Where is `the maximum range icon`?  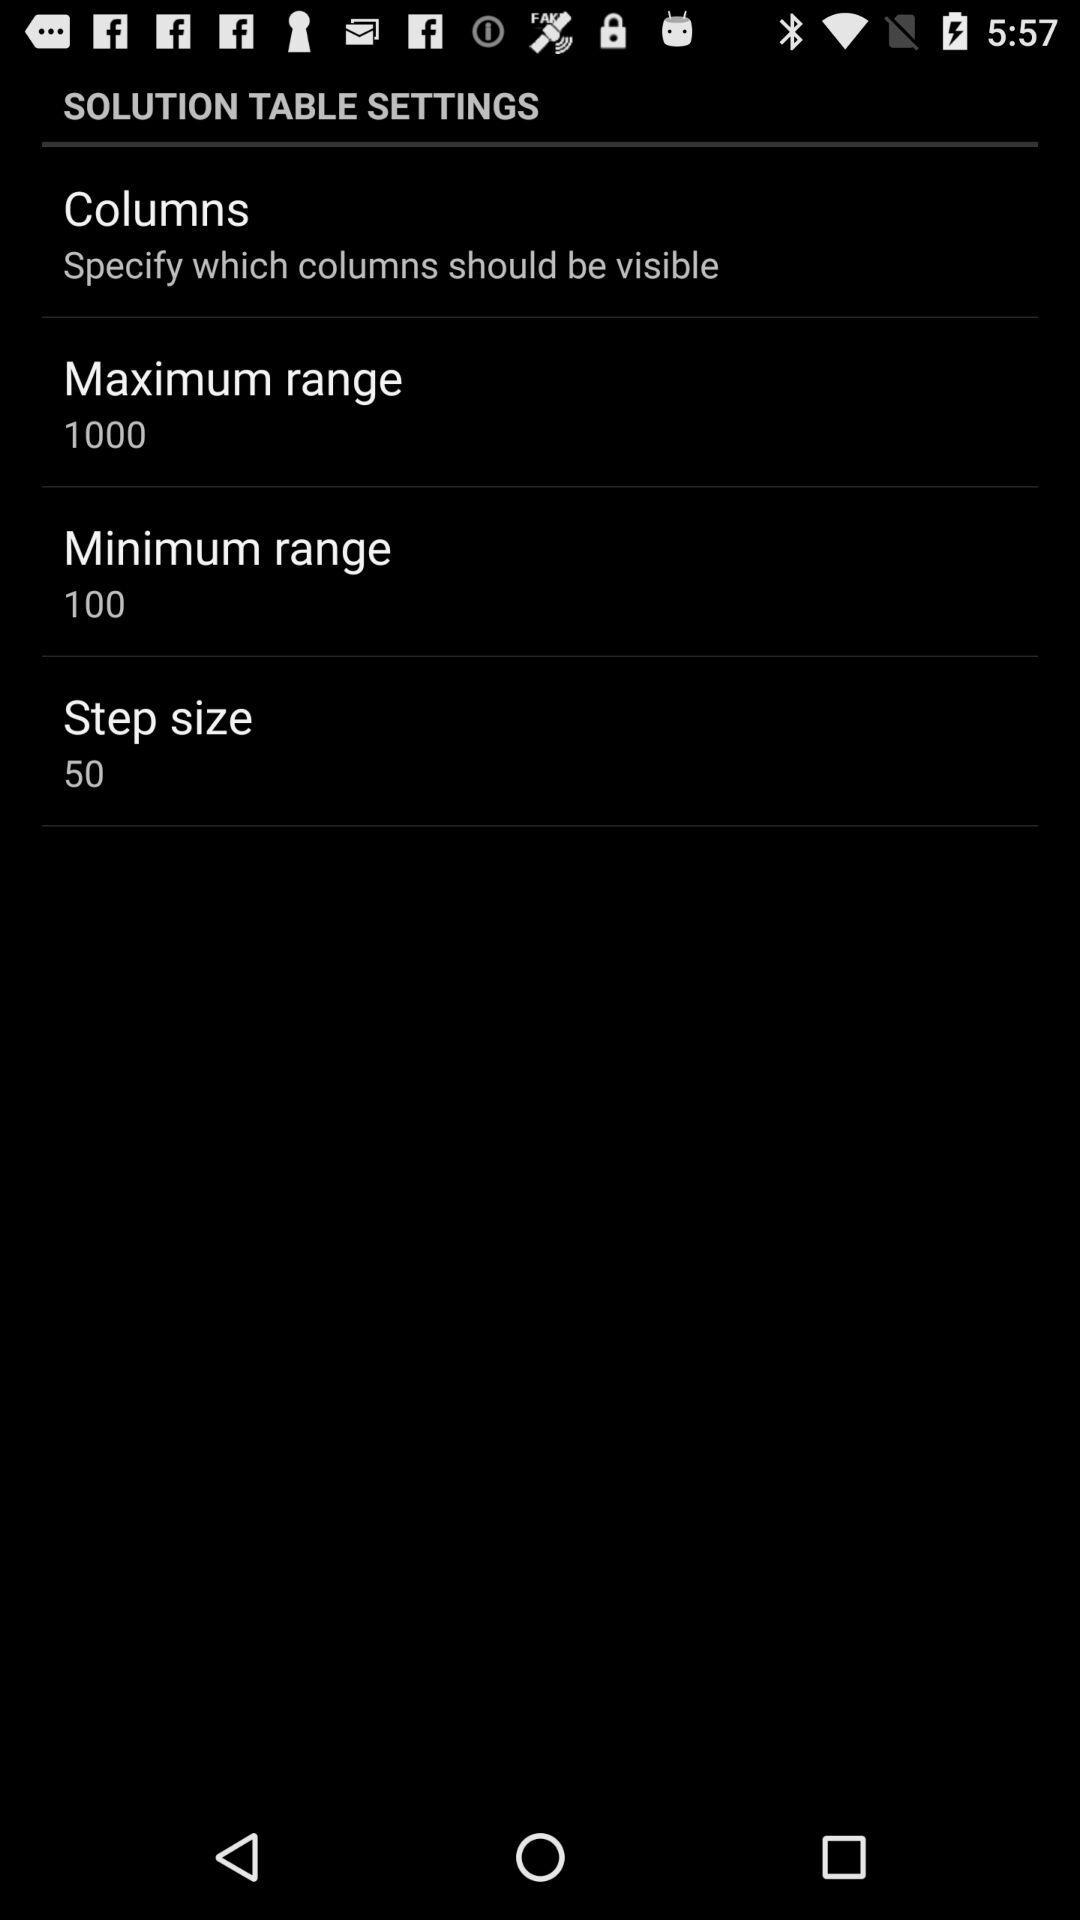
the maximum range icon is located at coordinates (231, 376).